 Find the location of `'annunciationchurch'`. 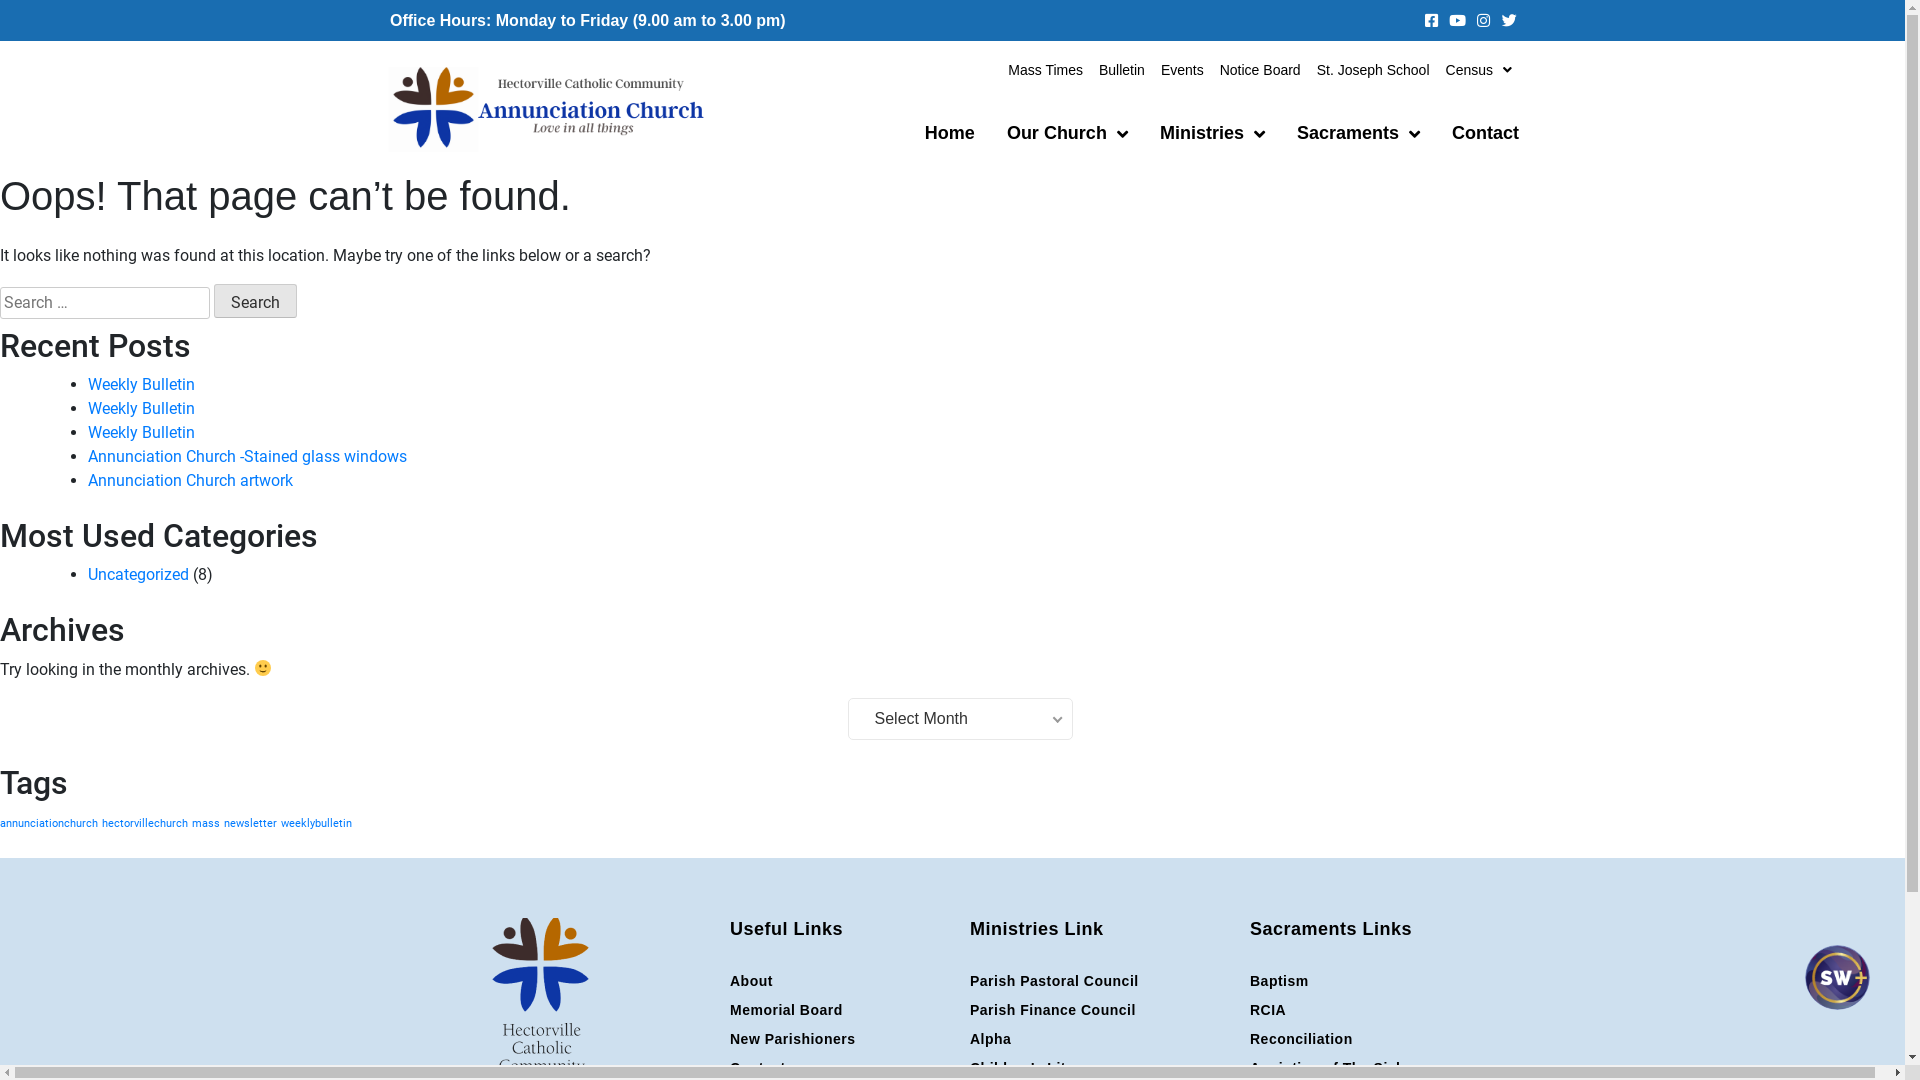

'annunciationchurch' is located at coordinates (48, 823).